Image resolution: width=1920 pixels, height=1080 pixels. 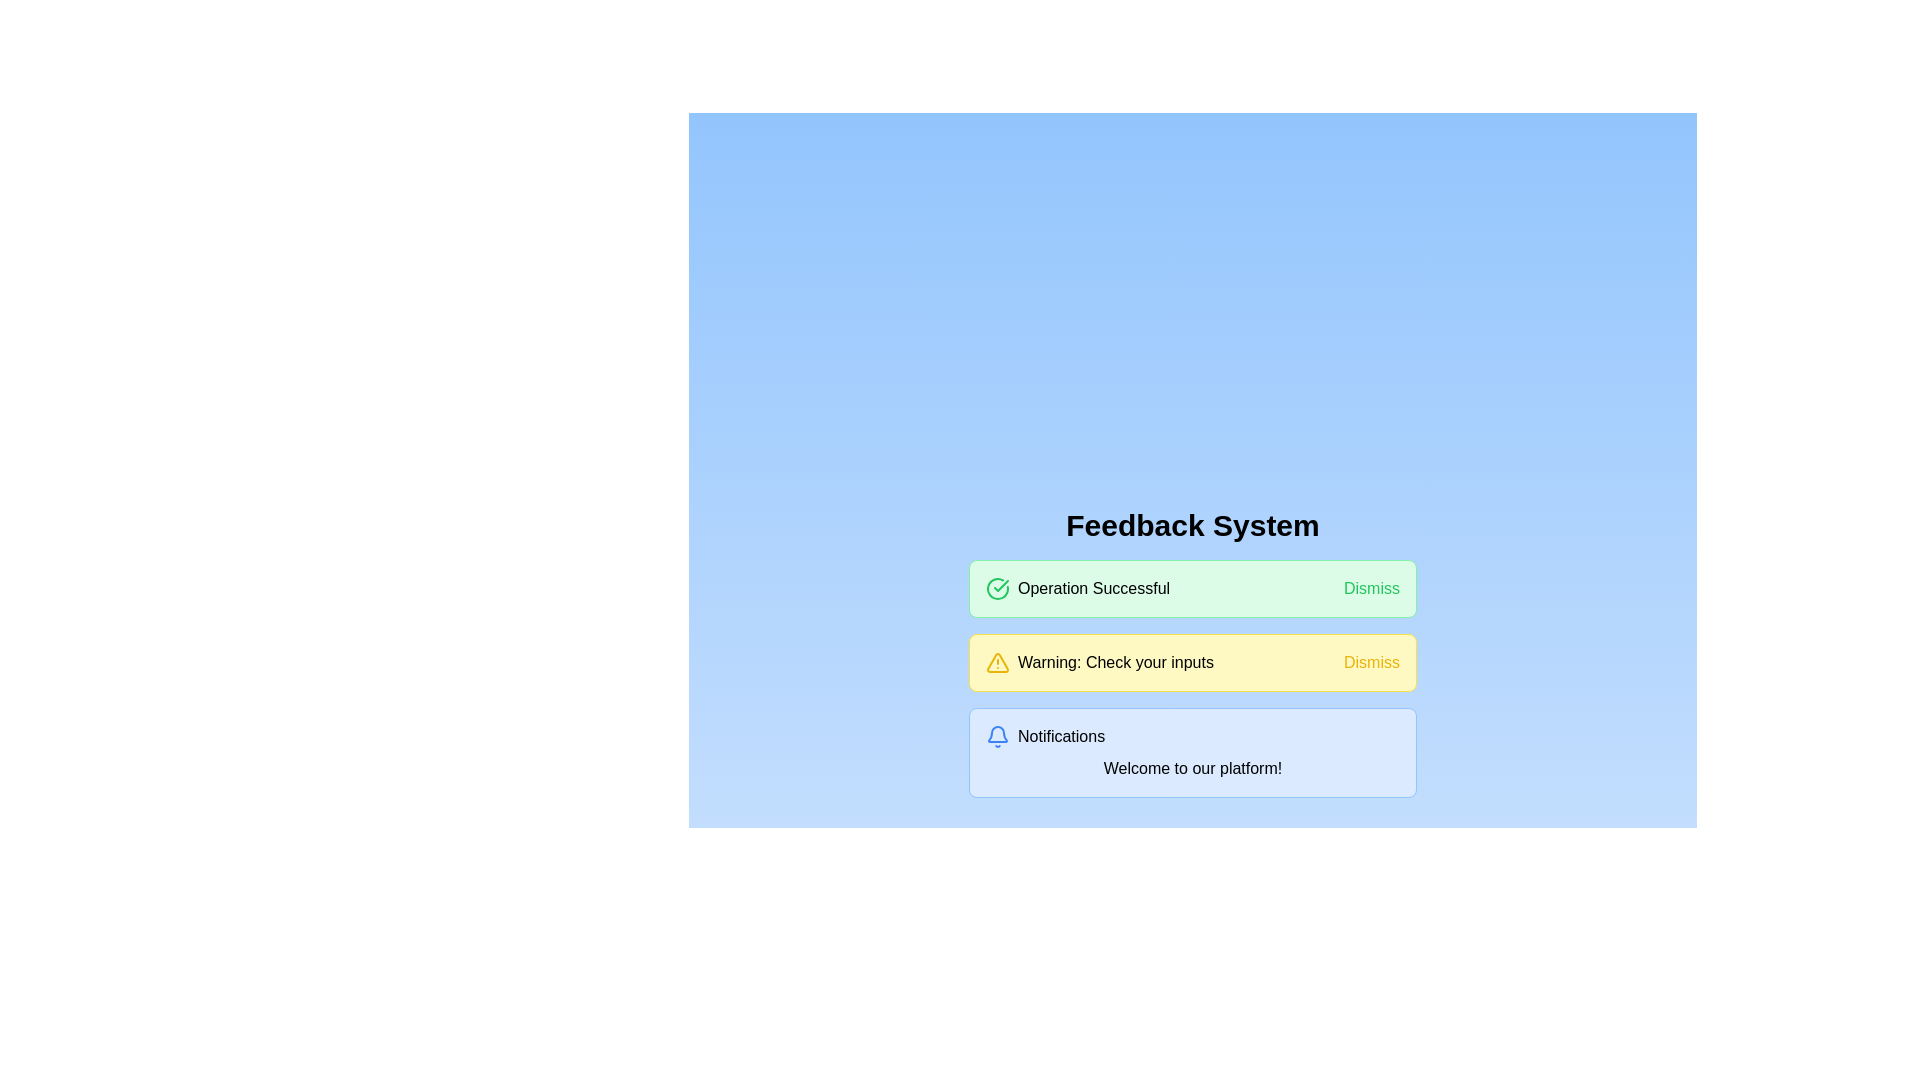 What do you see at coordinates (998, 588) in the screenshot?
I see `the green circular icon with a checkmark inside, which is located to the left of the 'Operation Successful' message in the topmost notification area` at bounding box center [998, 588].